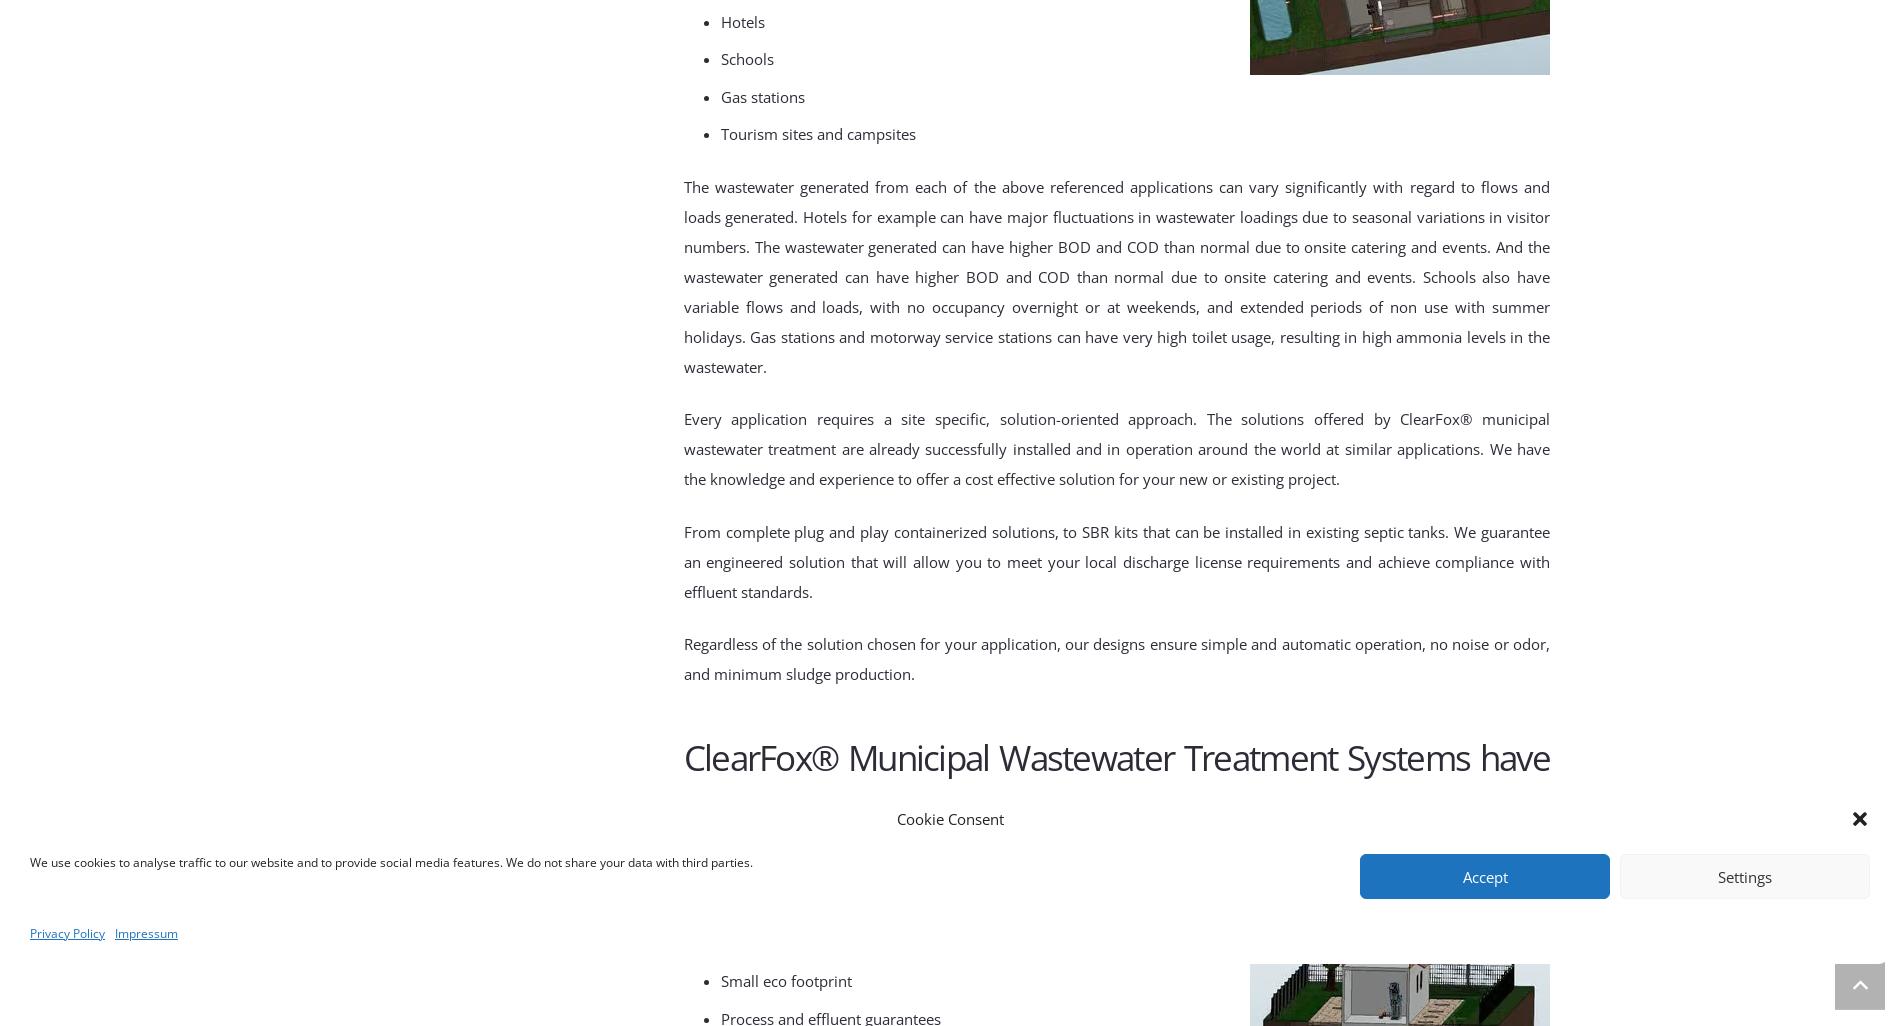 The image size is (1900, 1026). What do you see at coordinates (1116, 199) in the screenshot?
I see `'The wastewater generated from each of the above referenced applications can vary significantly with regard to flows and loads generated. Hotels for example can have ma'` at bounding box center [1116, 199].